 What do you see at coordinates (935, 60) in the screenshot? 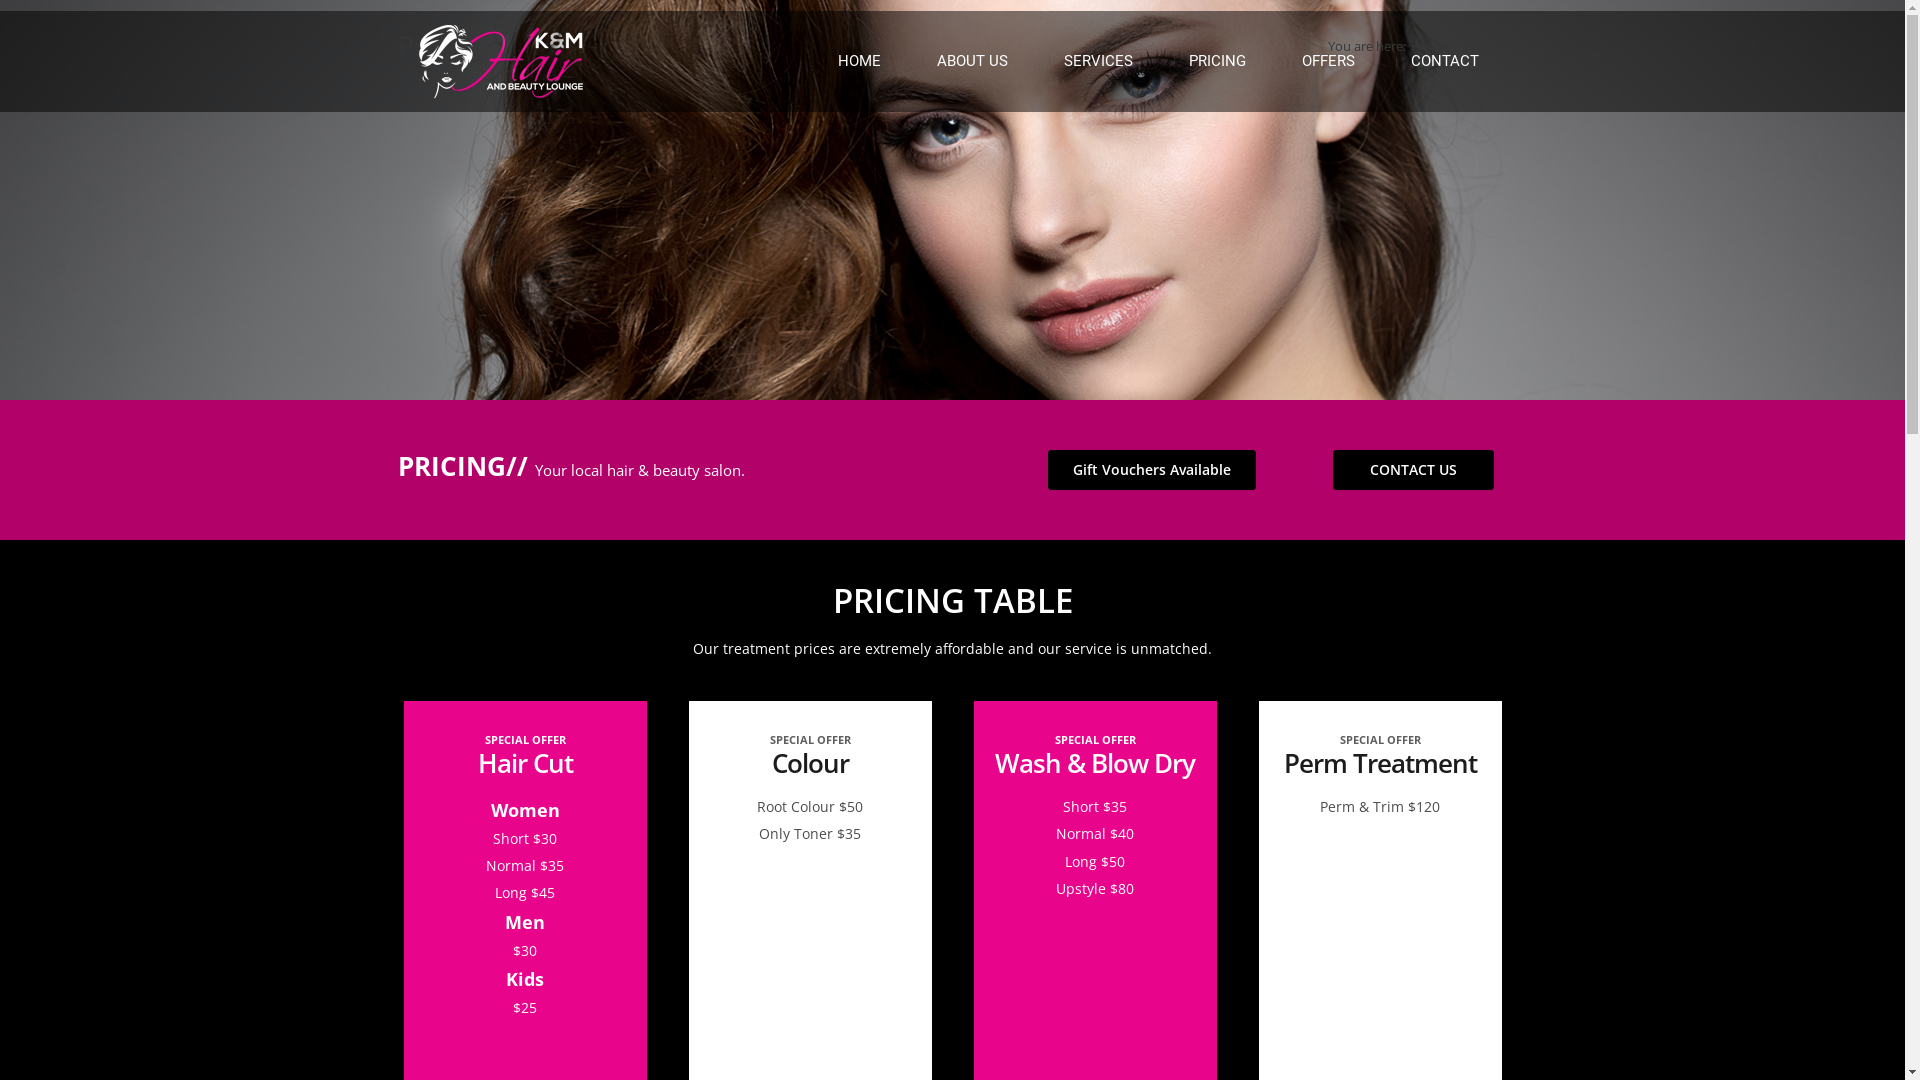
I see `'ABOUT US'` at bounding box center [935, 60].